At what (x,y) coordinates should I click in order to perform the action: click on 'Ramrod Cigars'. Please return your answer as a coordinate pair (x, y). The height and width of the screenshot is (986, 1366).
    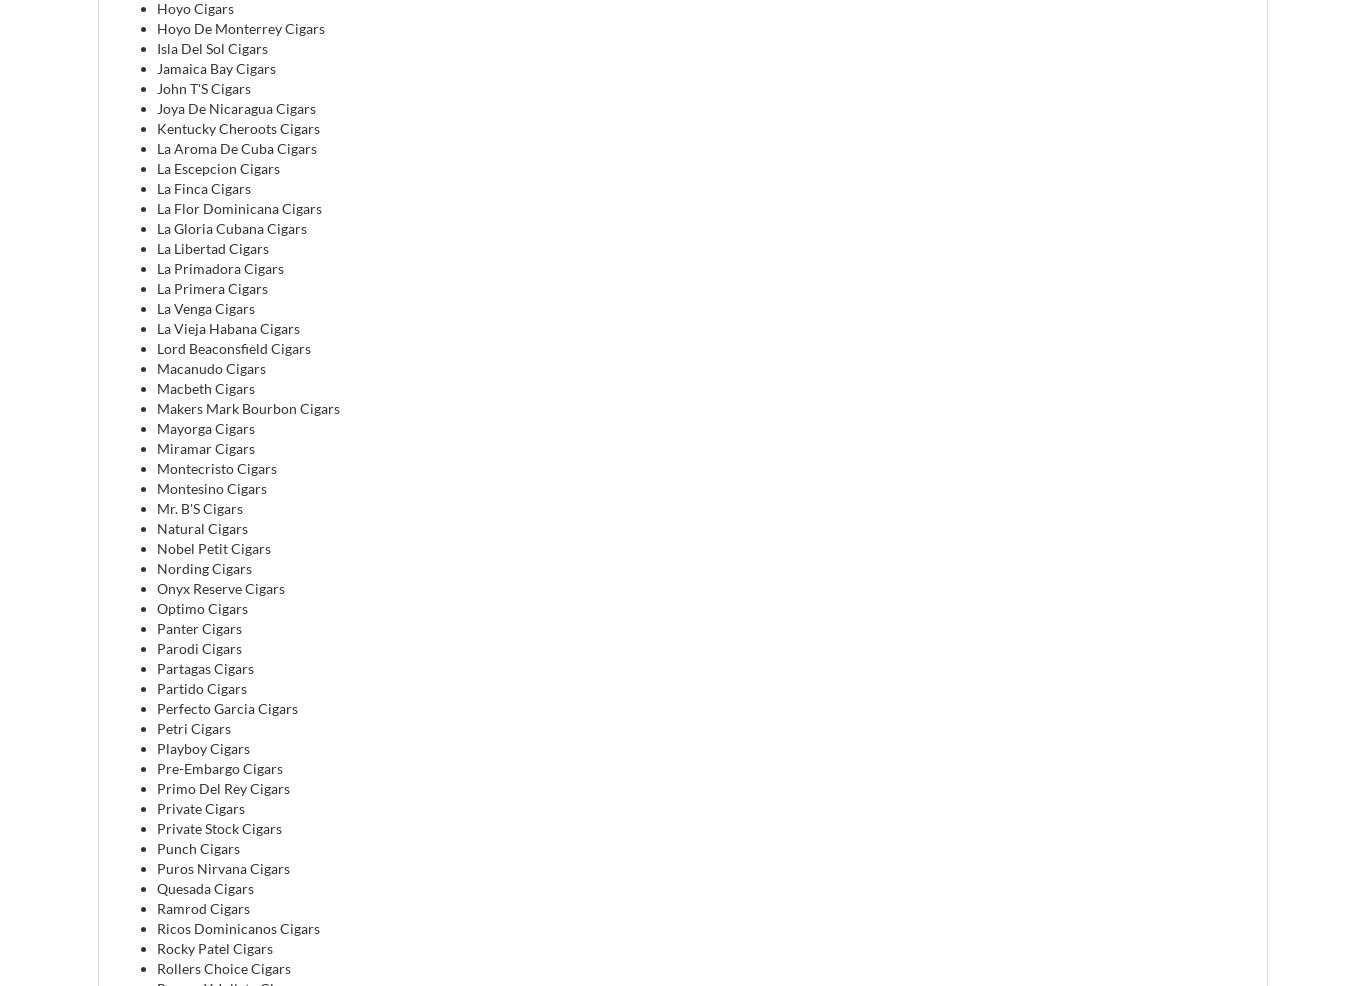
    Looking at the image, I should click on (202, 907).